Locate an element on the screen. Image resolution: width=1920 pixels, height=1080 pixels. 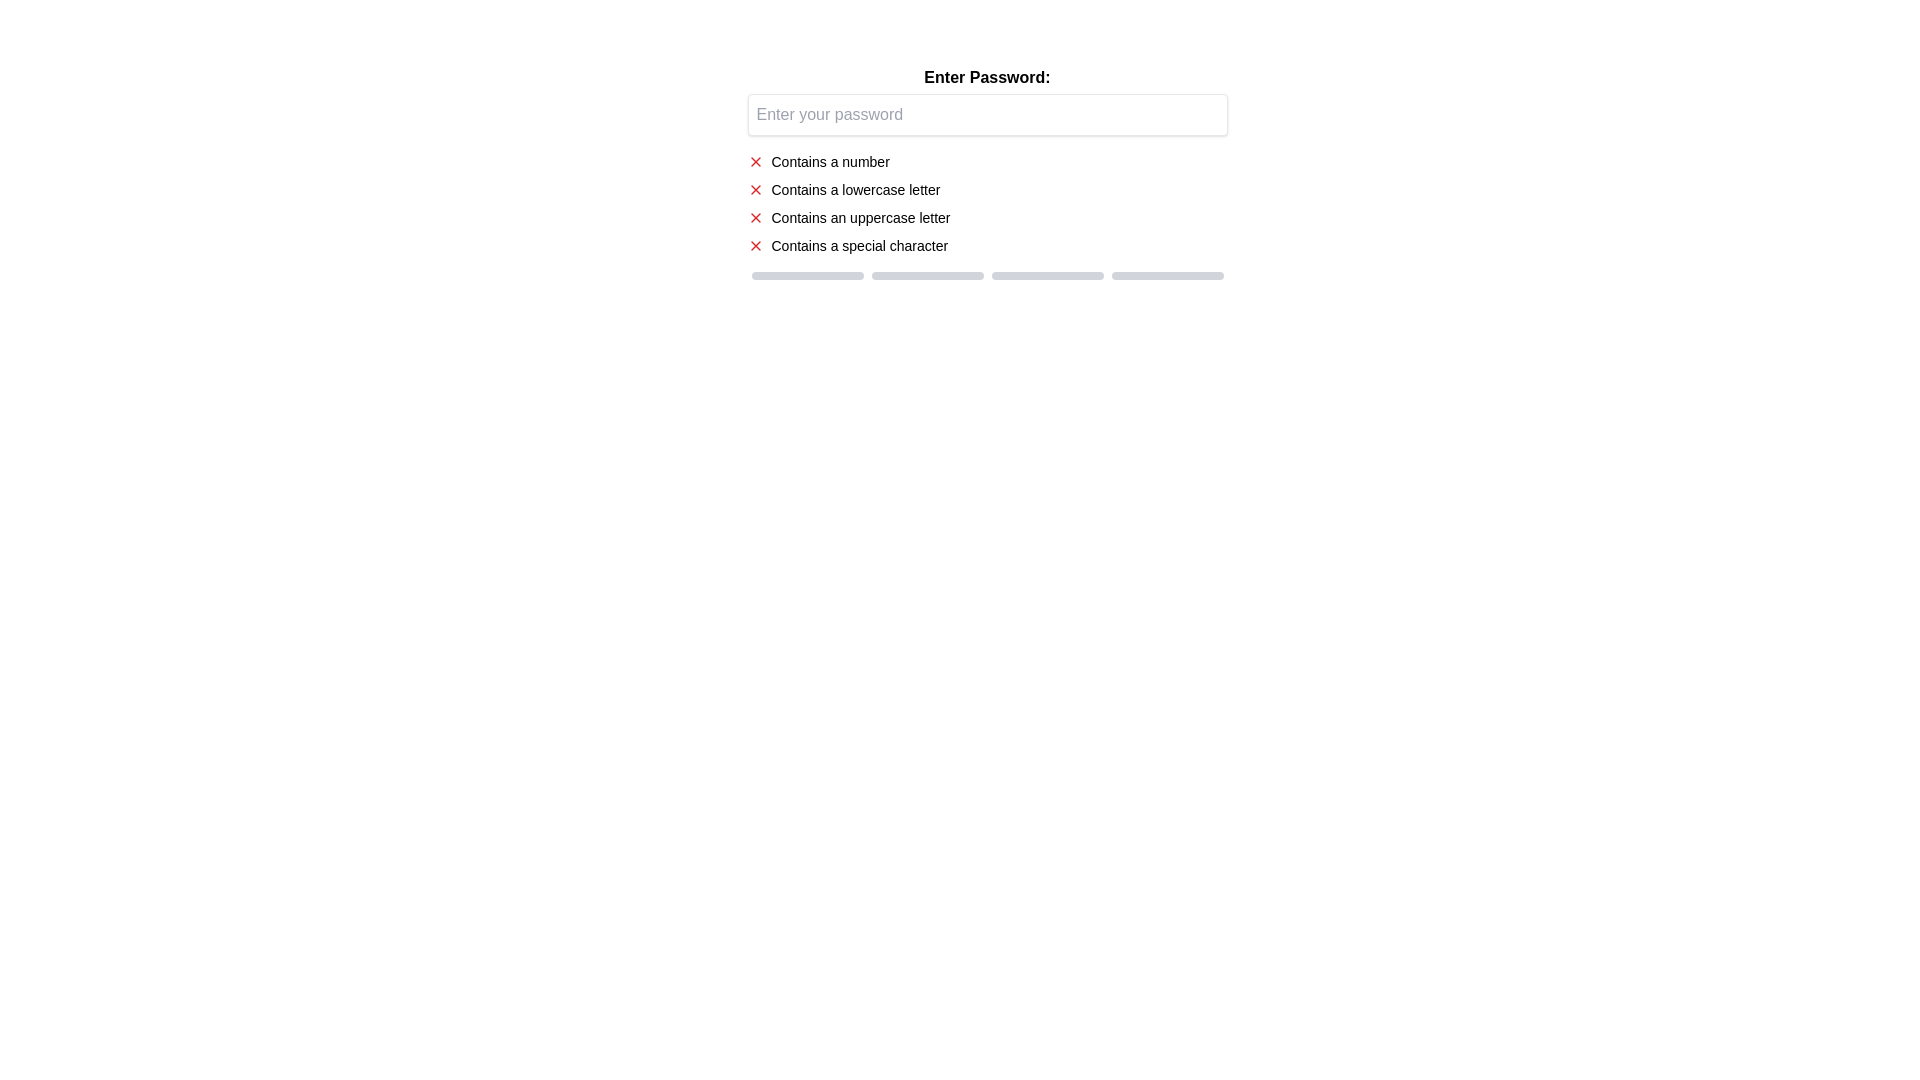
the third progress bar in a sequence of four horizontally arranged strength indicators, which is styled in light gray and has rounded edges is located at coordinates (1046, 276).